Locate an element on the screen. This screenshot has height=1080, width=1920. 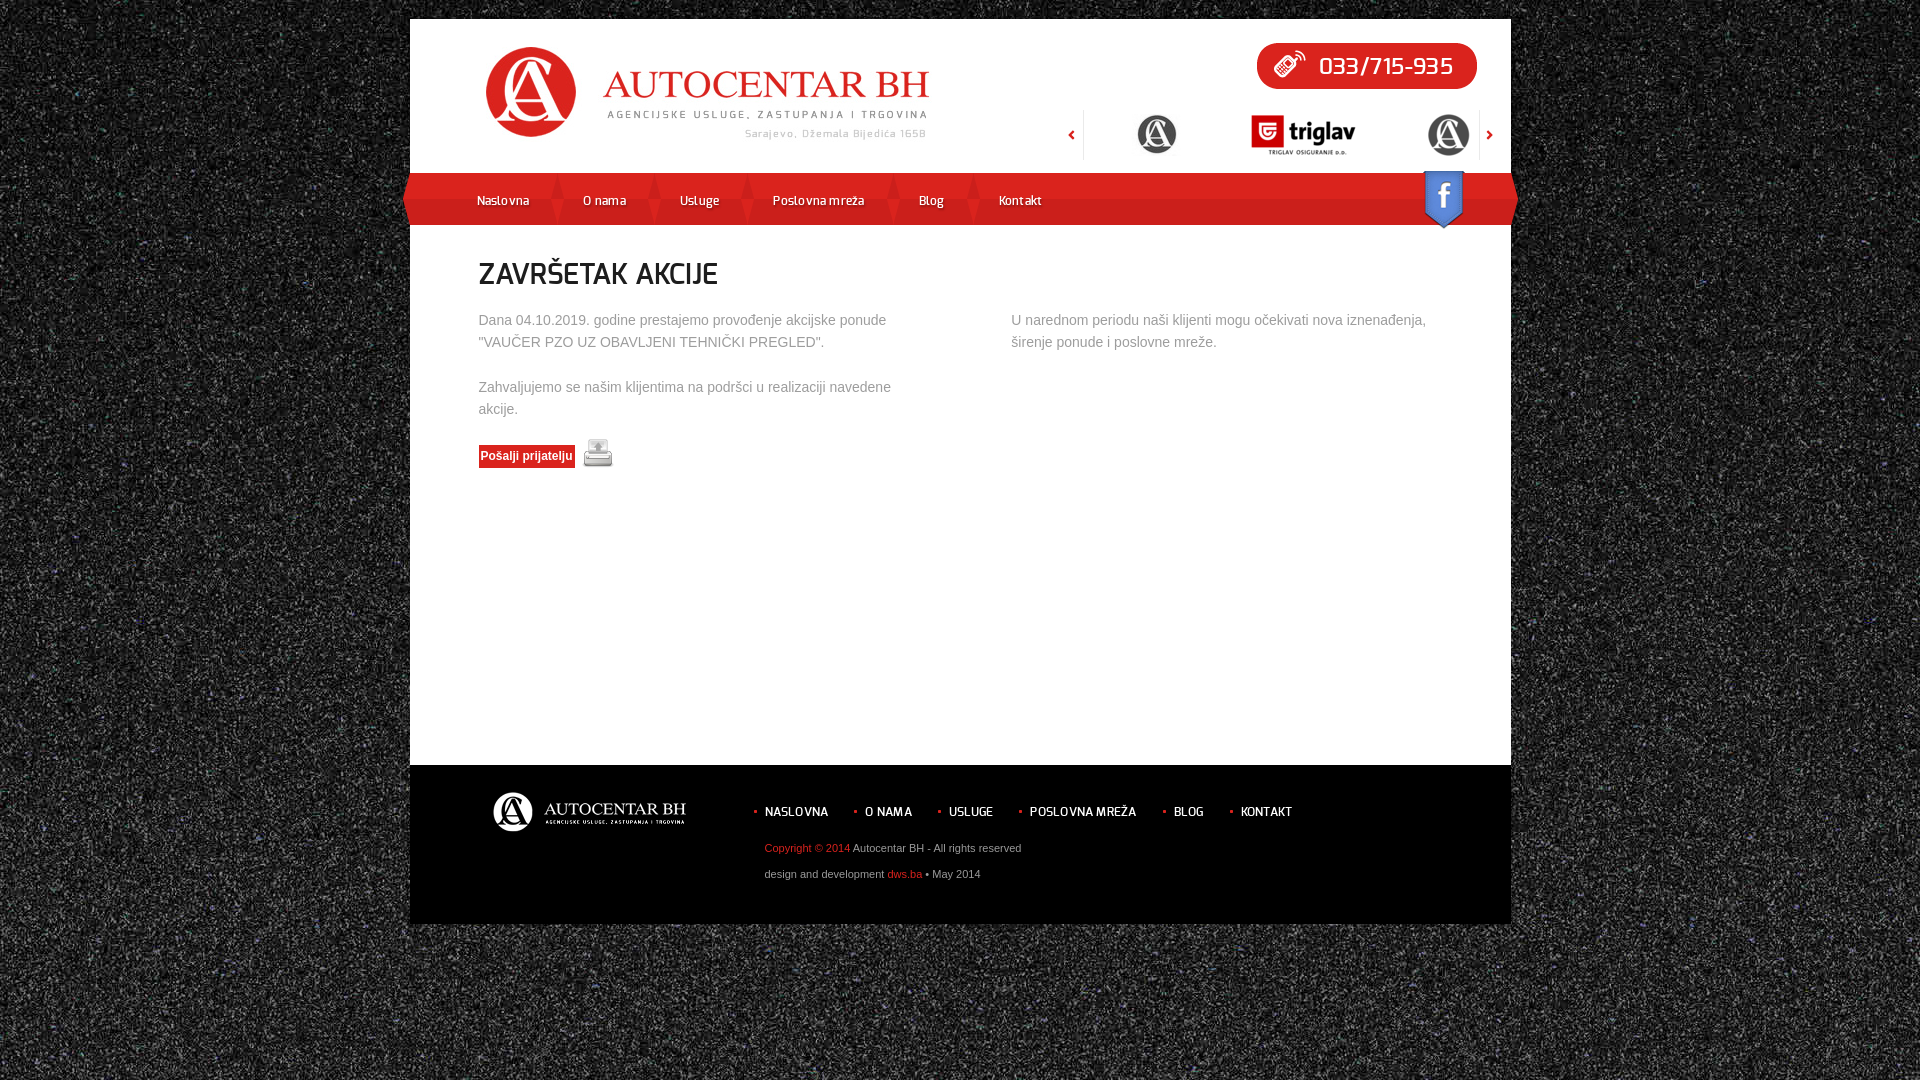
'dws.ba' is located at coordinates (903, 873).